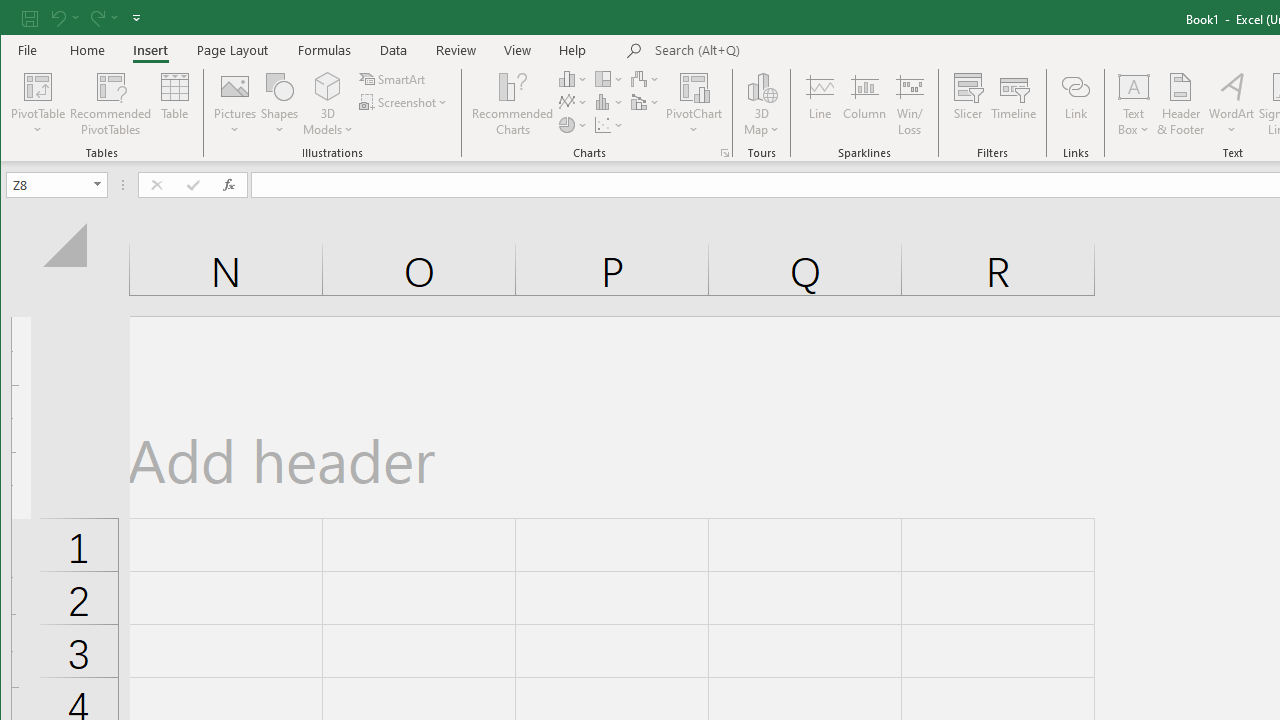 The width and height of the screenshot is (1280, 720). Describe the element at coordinates (149, 49) in the screenshot. I see `'Insert'` at that location.